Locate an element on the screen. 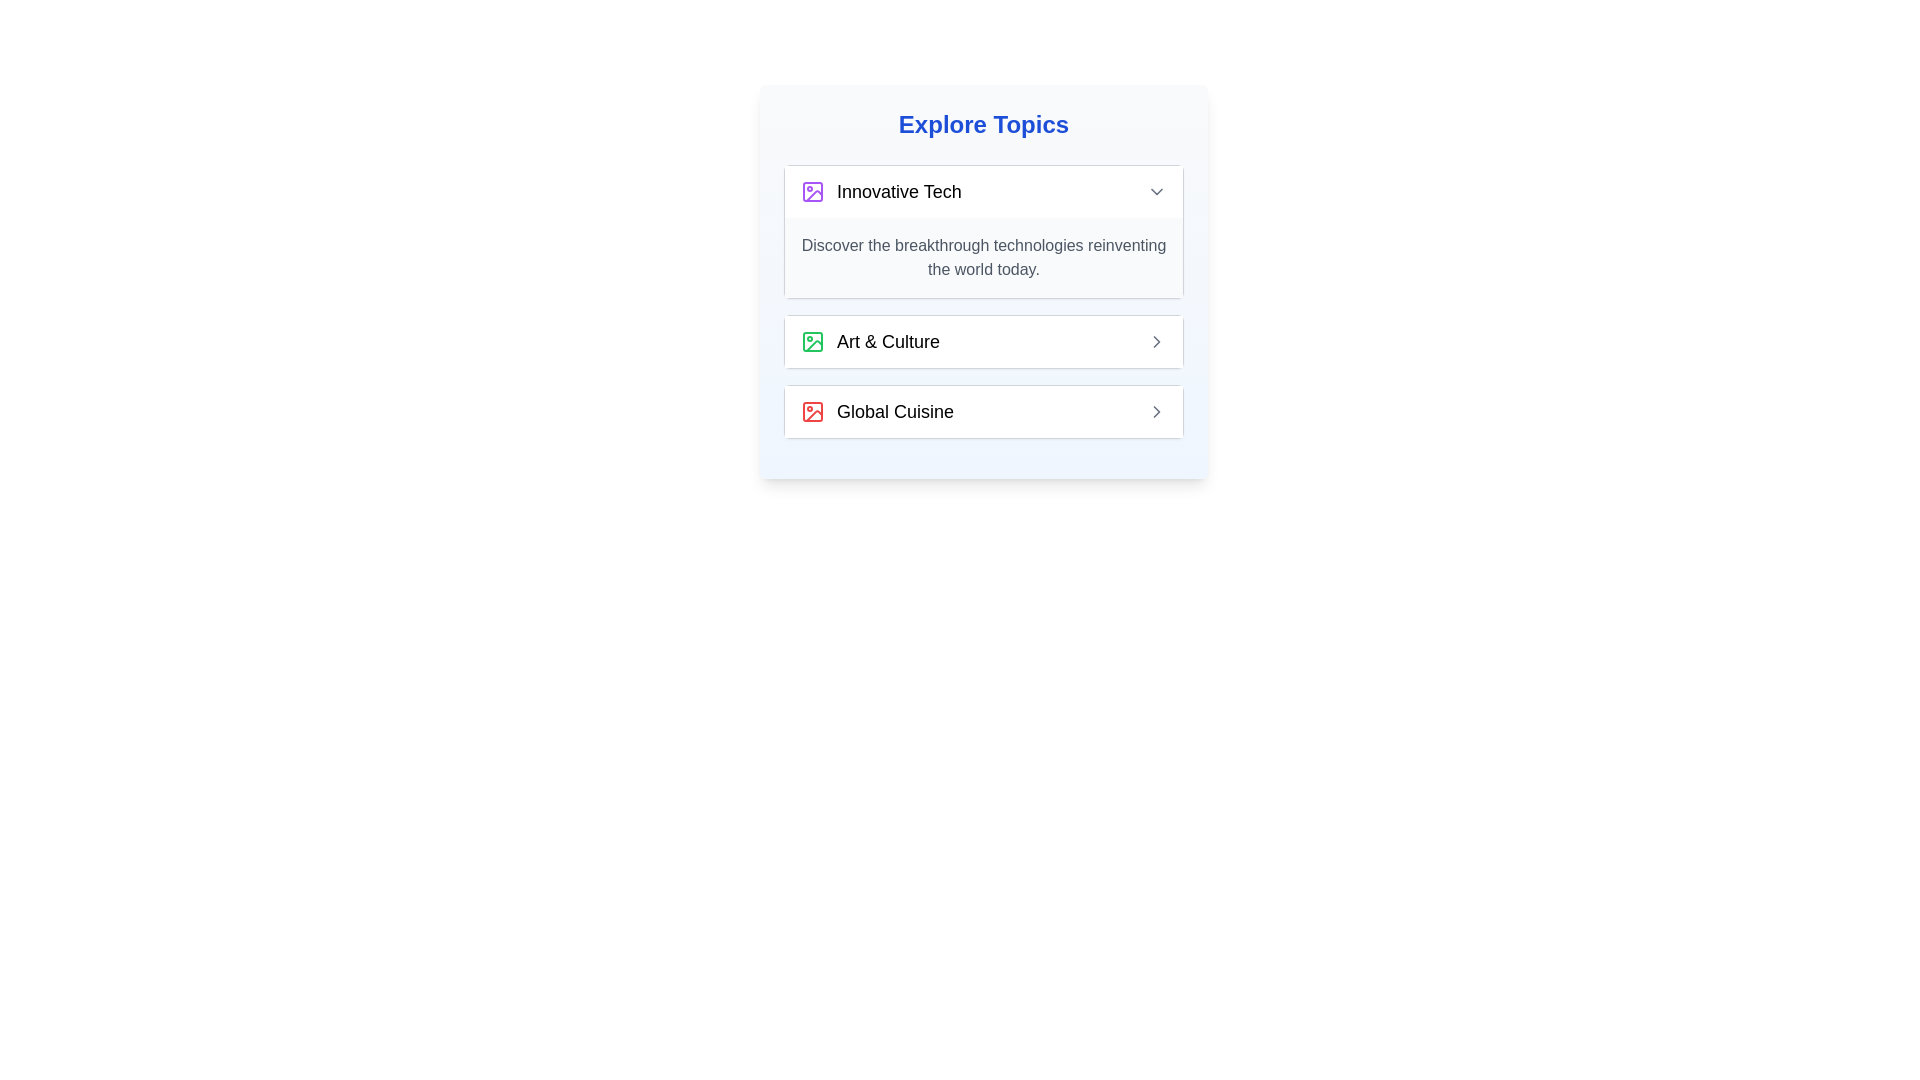  the 'Global Cuisine' text label within the 'Explore Topics' panel is located at coordinates (894, 411).